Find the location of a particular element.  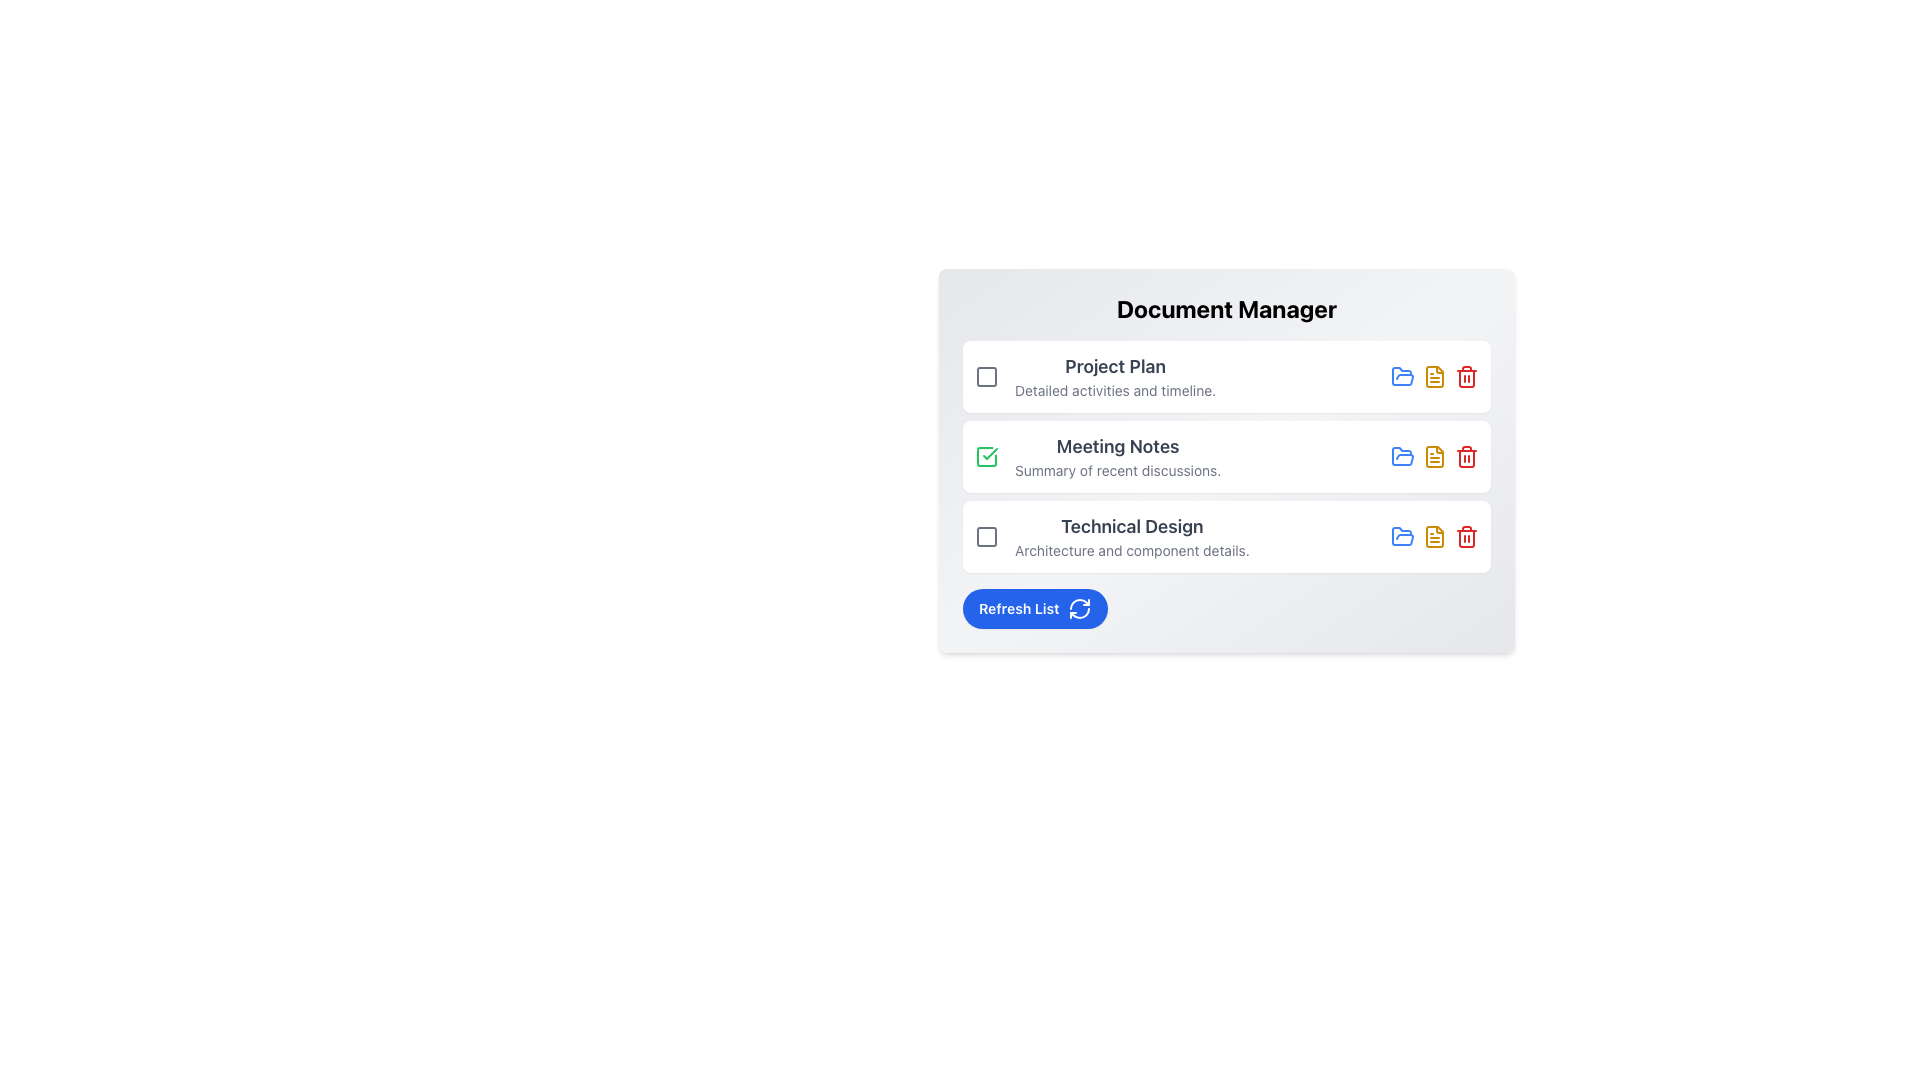

the static text label displaying 'Summary of recent discussions.' positioned below the 'Meeting Notes' heading is located at coordinates (1117, 470).